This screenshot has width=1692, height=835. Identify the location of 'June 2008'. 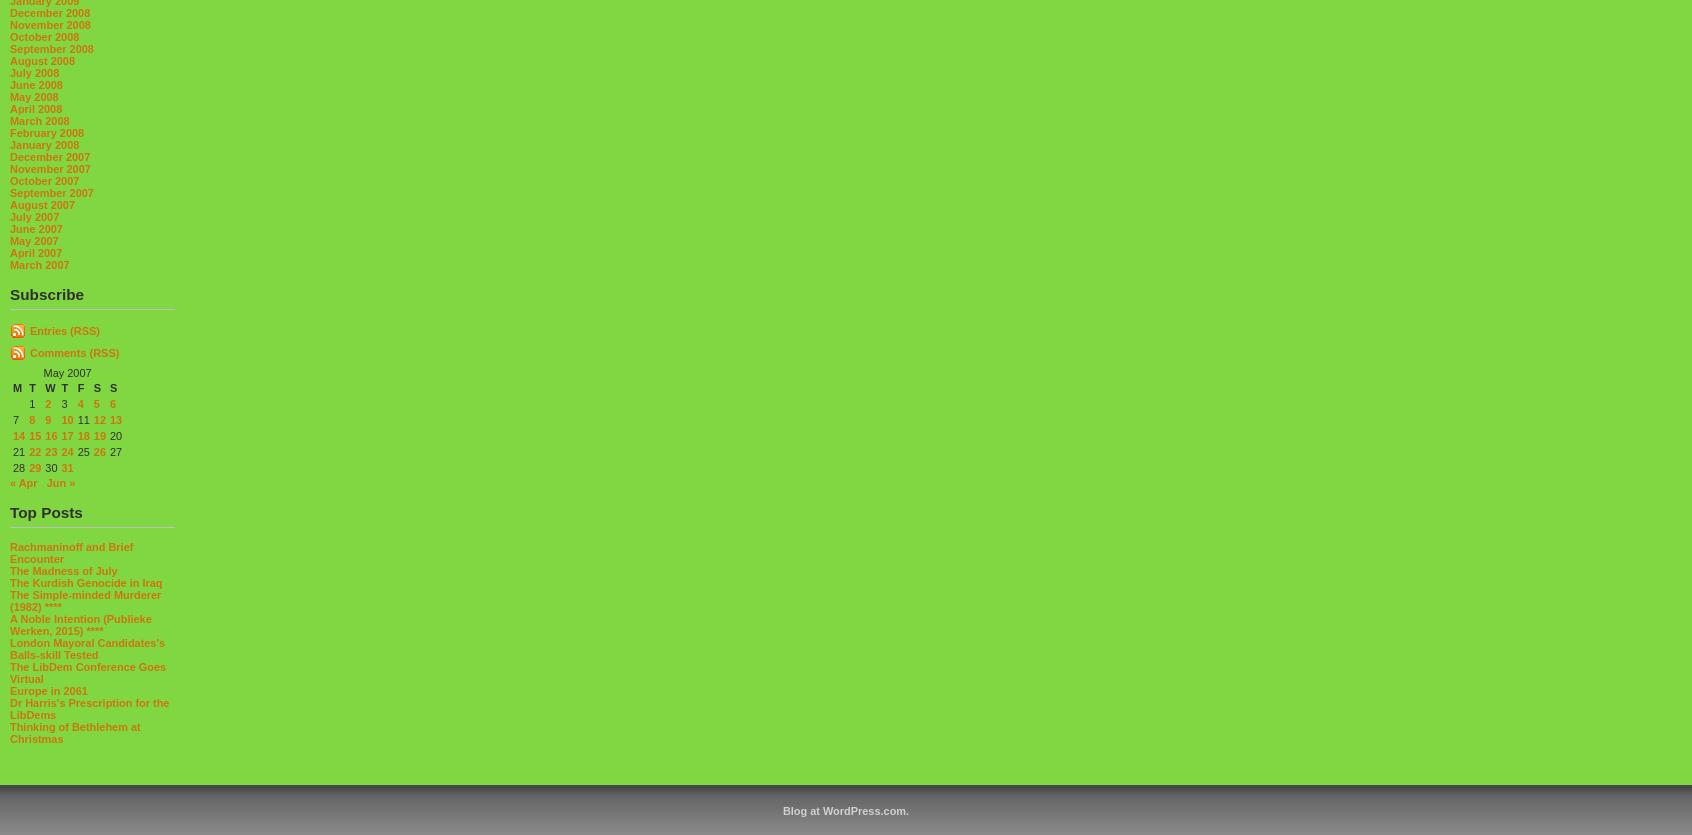
(35, 84).